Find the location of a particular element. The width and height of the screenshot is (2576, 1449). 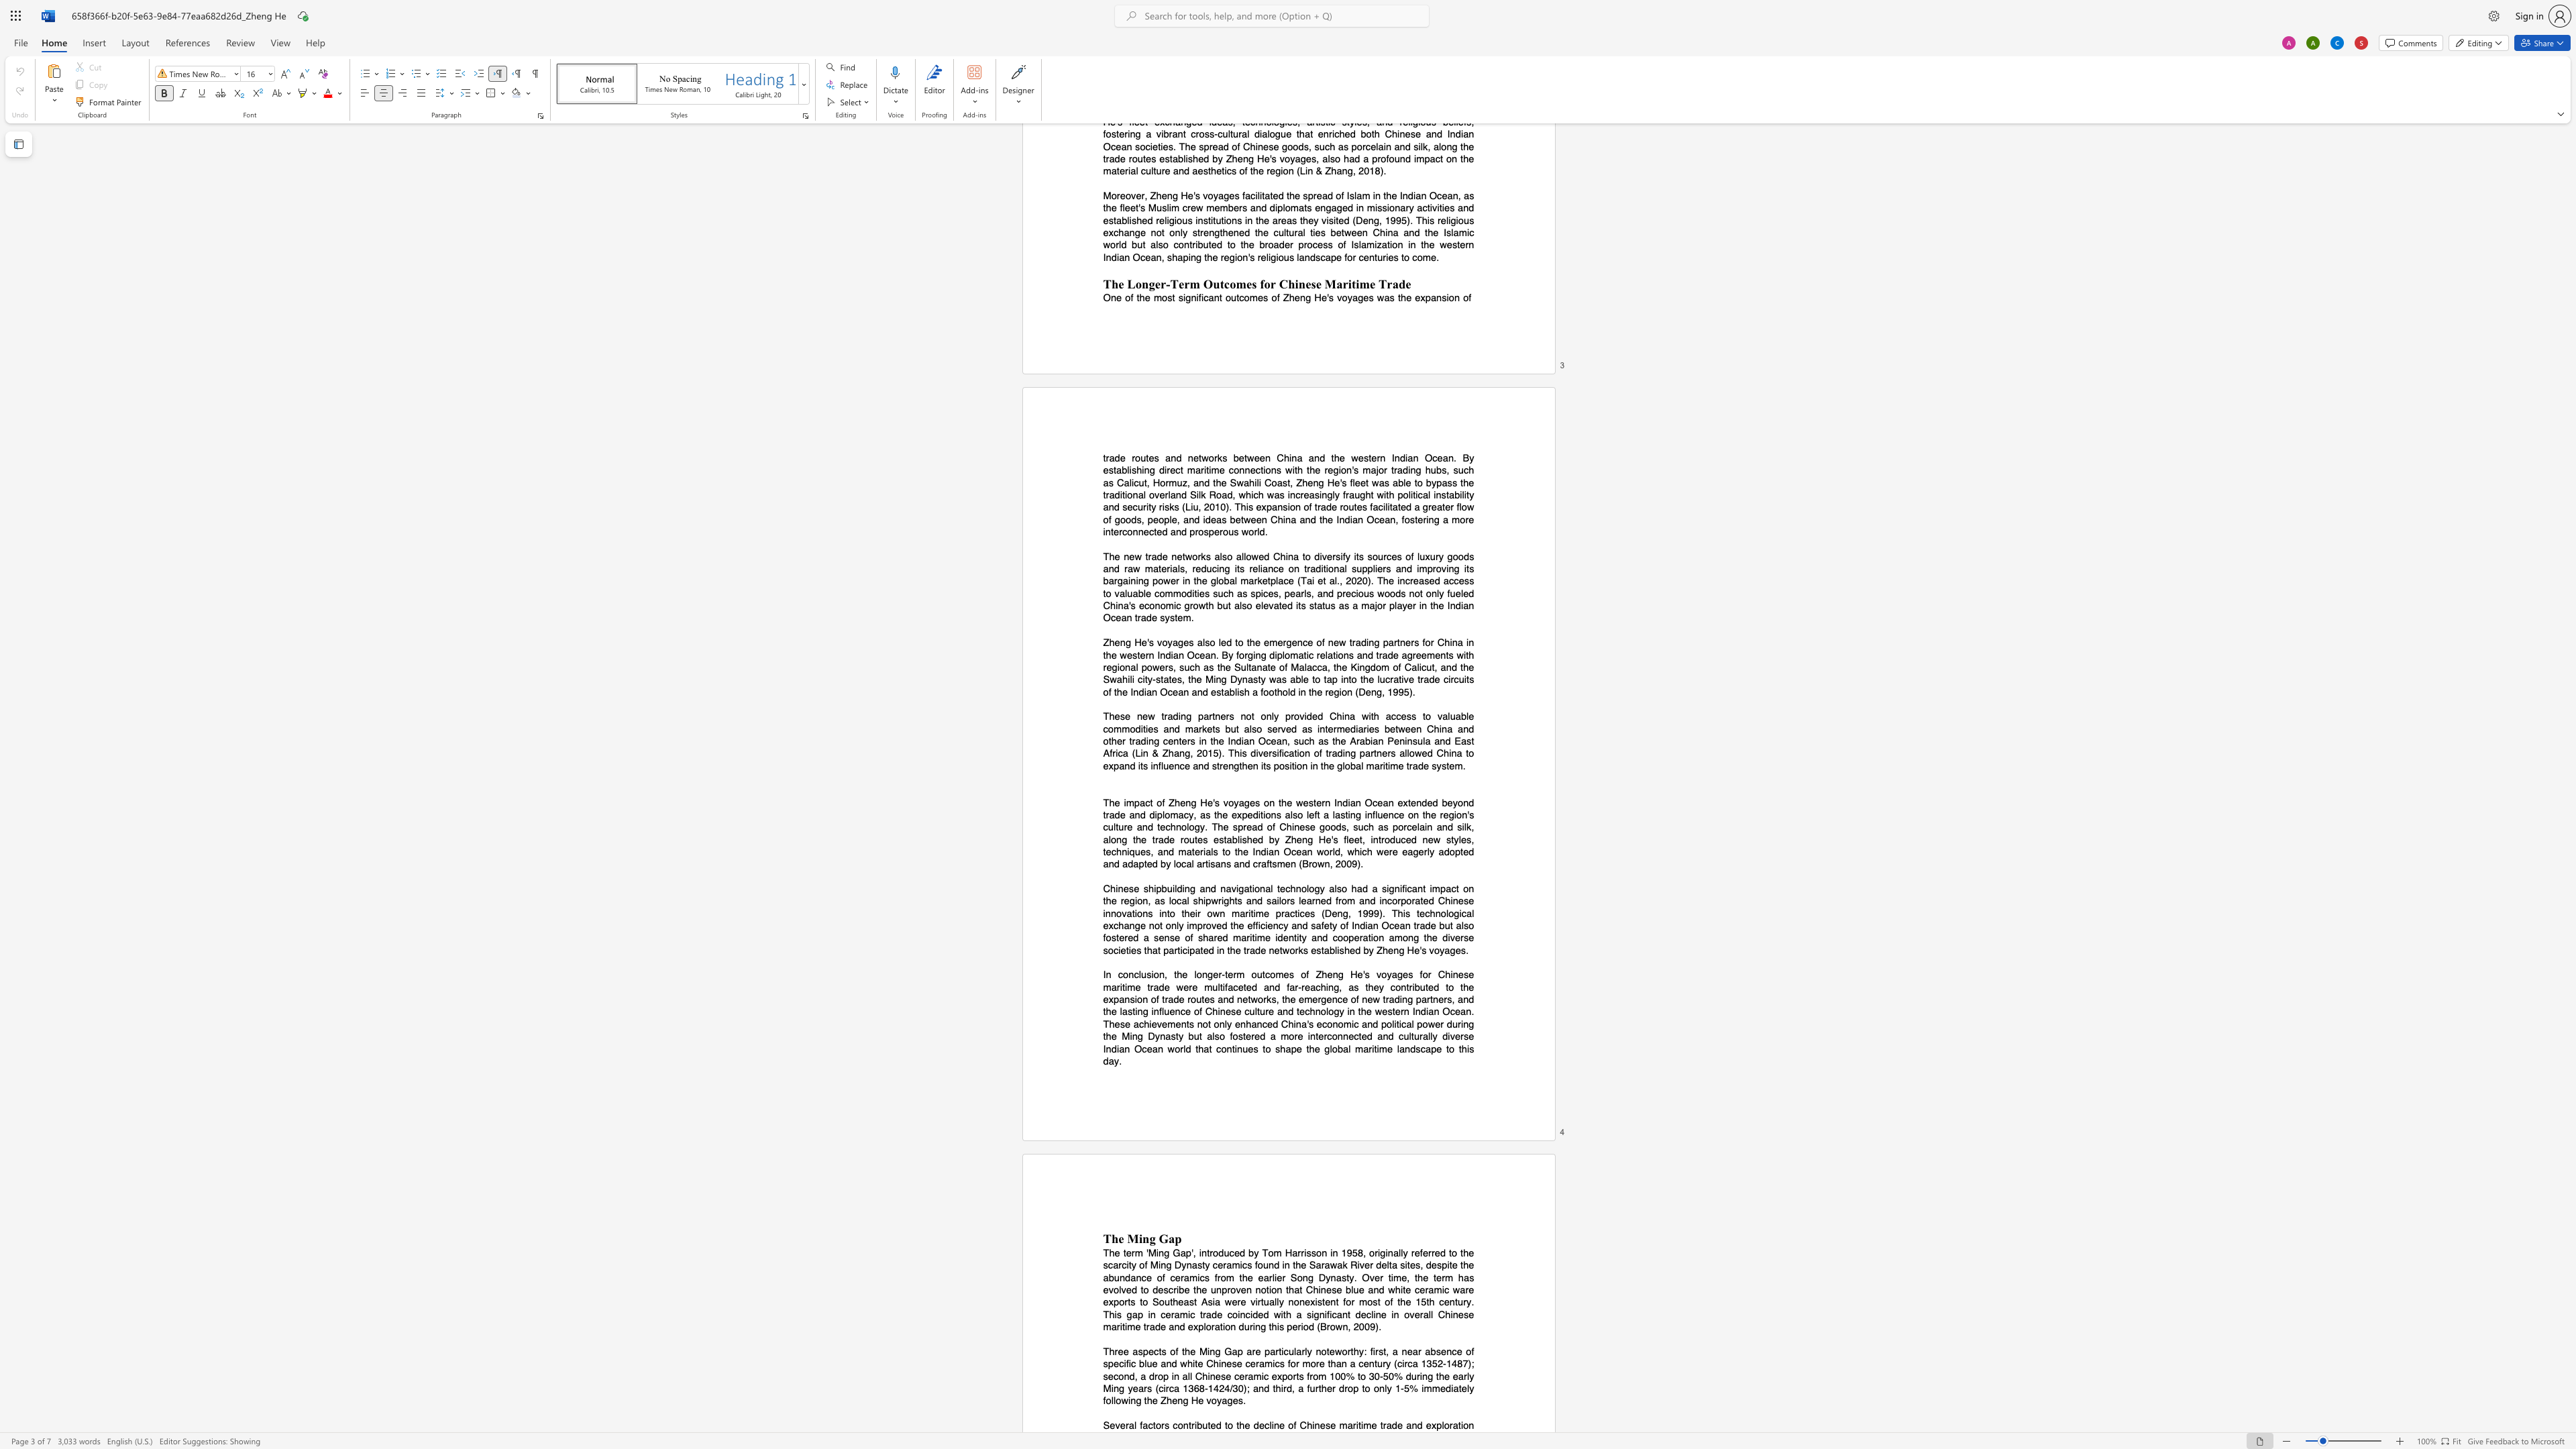

the subset text "blis" within the text "established" is located at coordinates (1328, 949).